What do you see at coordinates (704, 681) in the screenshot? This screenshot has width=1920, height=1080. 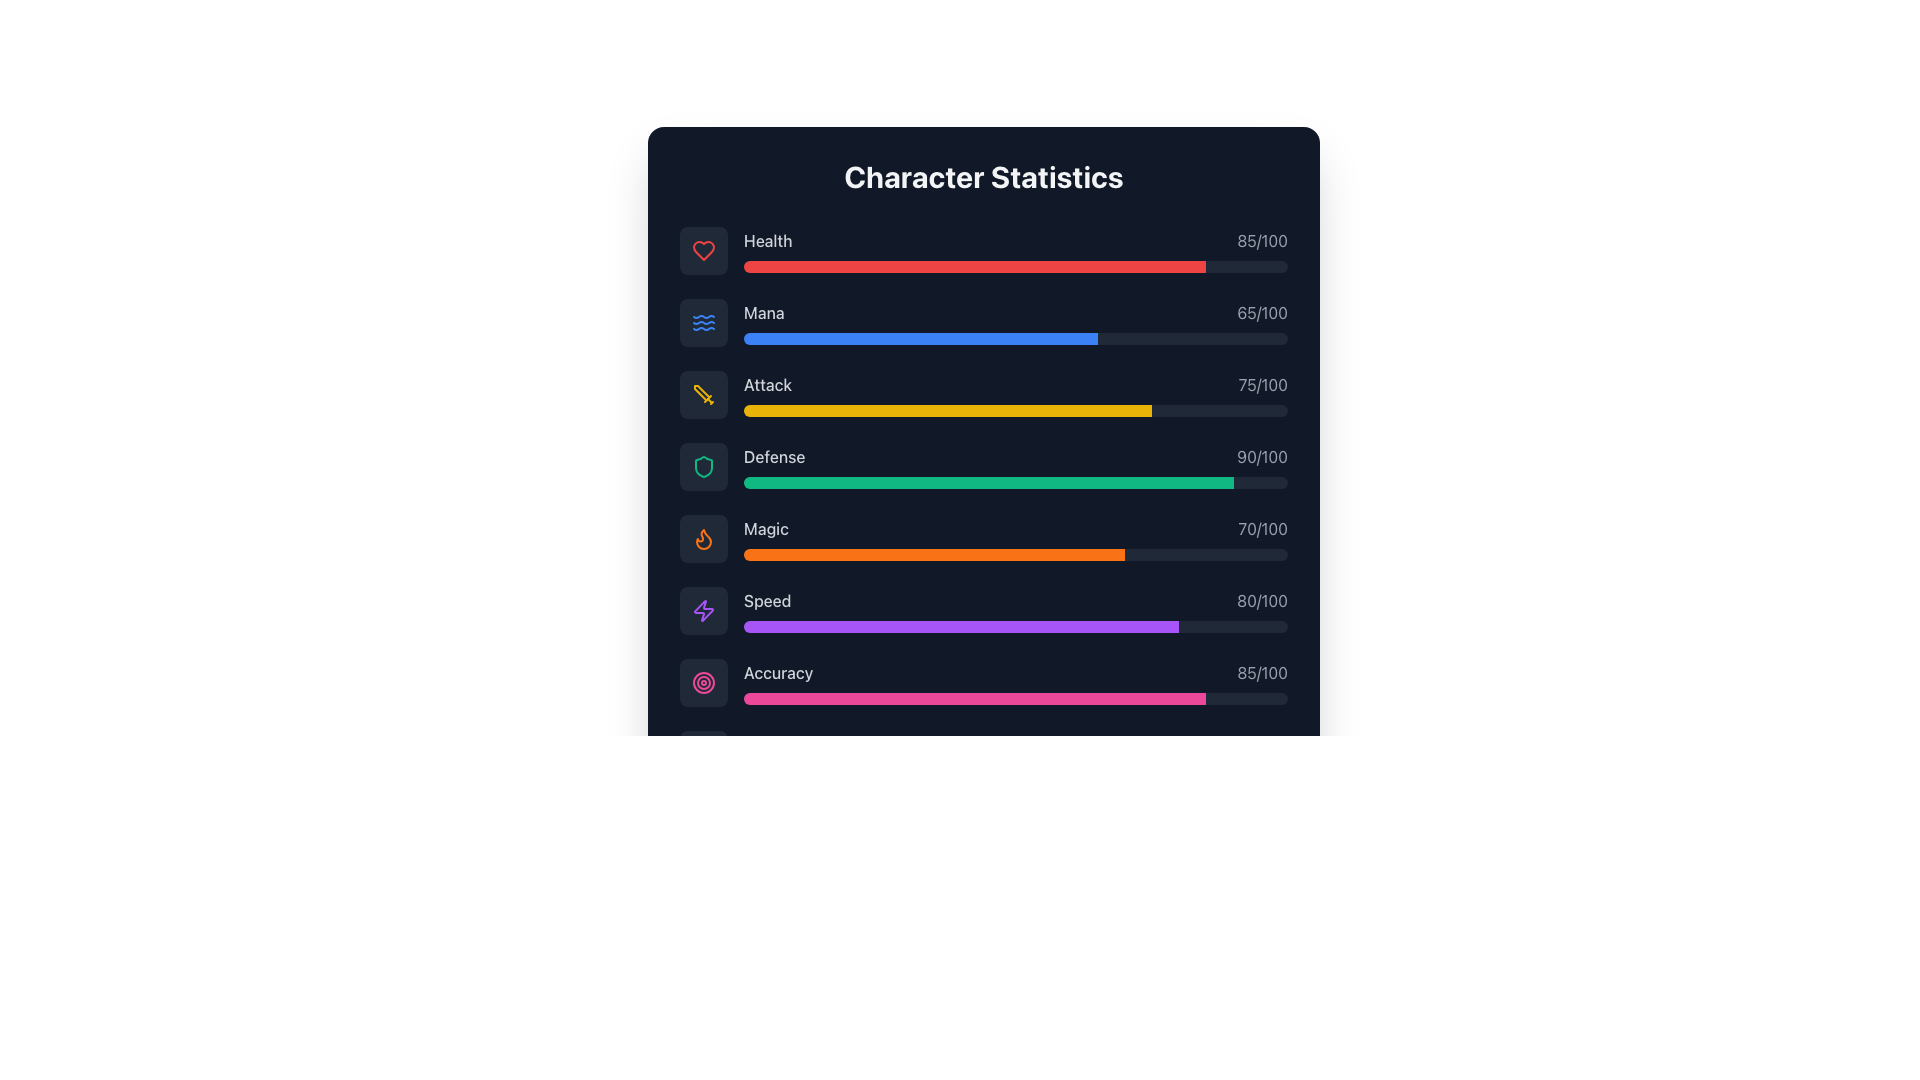 I see `the circular icon with concentric bright pink circles, located on the left side of the 'Accuracy' row within the statistics panel` at bounding box center [704, 681].